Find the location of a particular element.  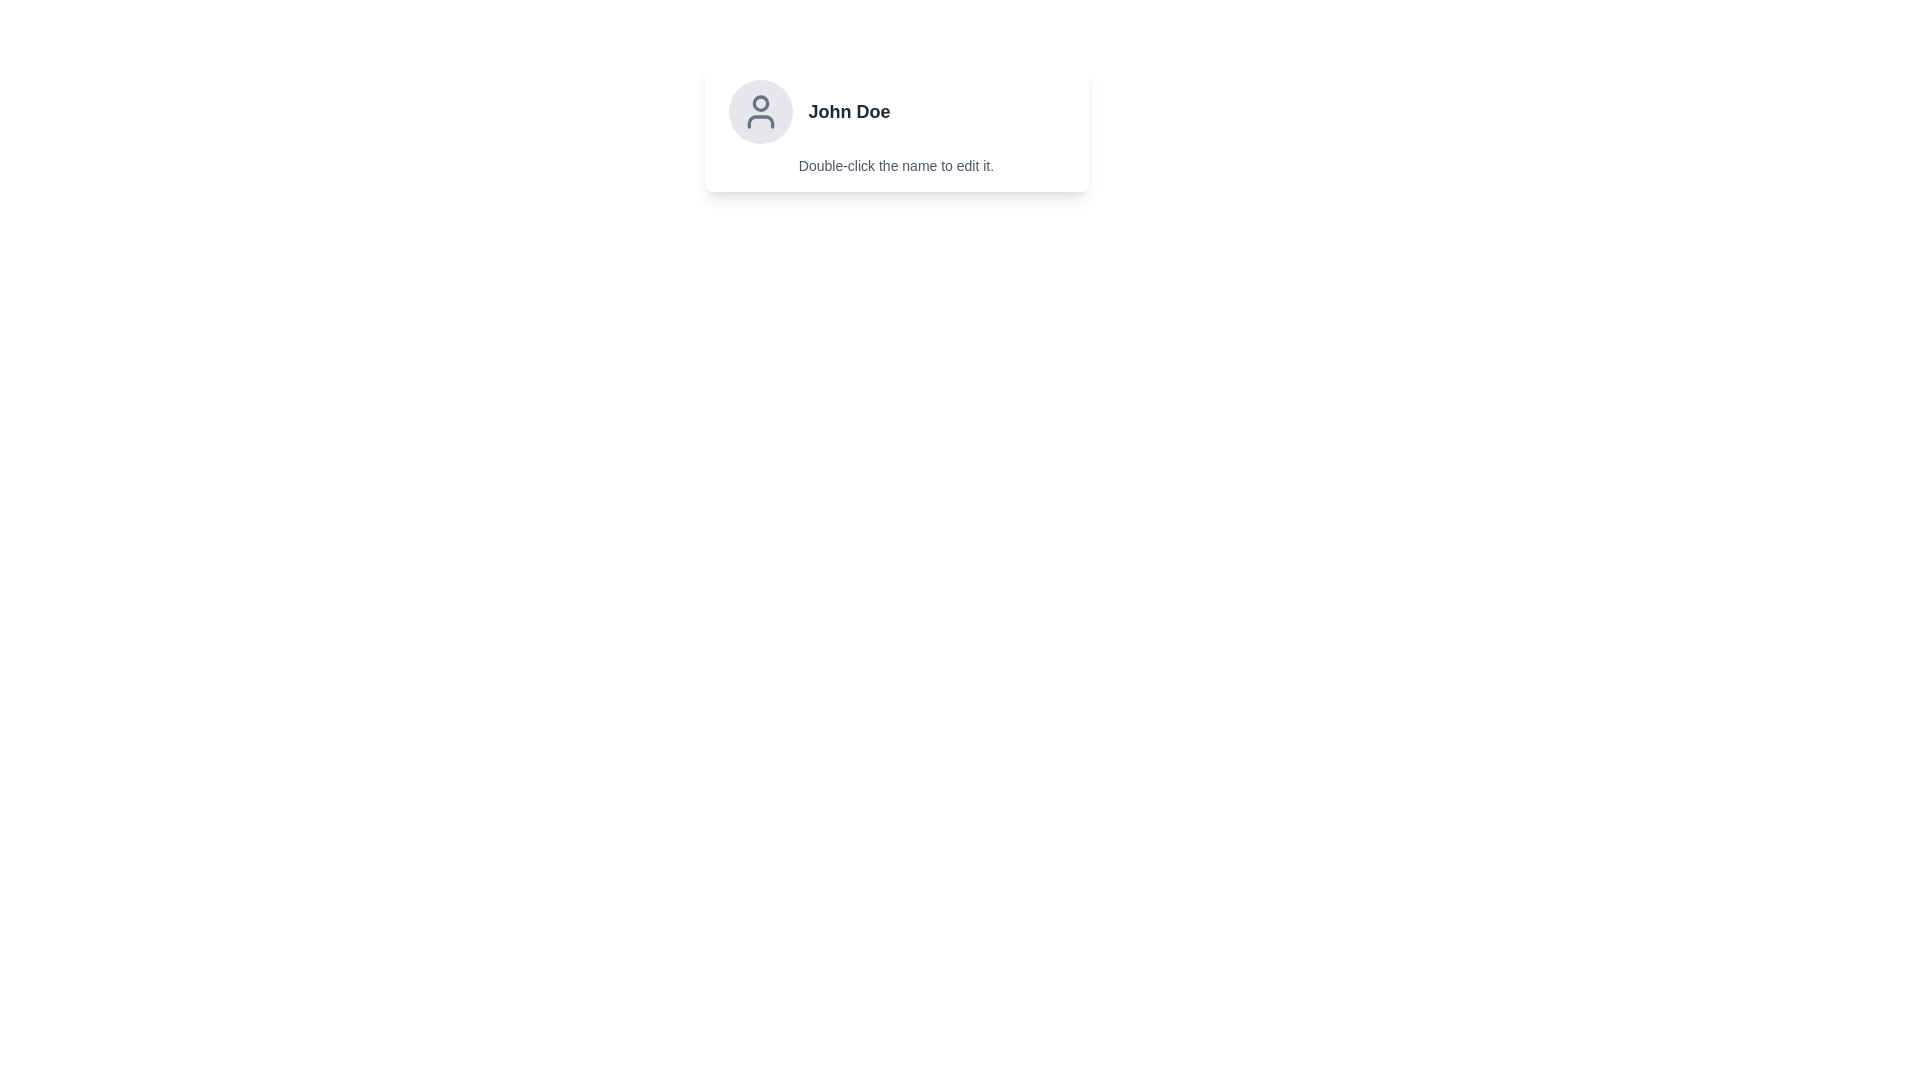

the Text label that provides editing instructions, located below the 'John Doe' text and user icon is located at coordinates (895, 164).